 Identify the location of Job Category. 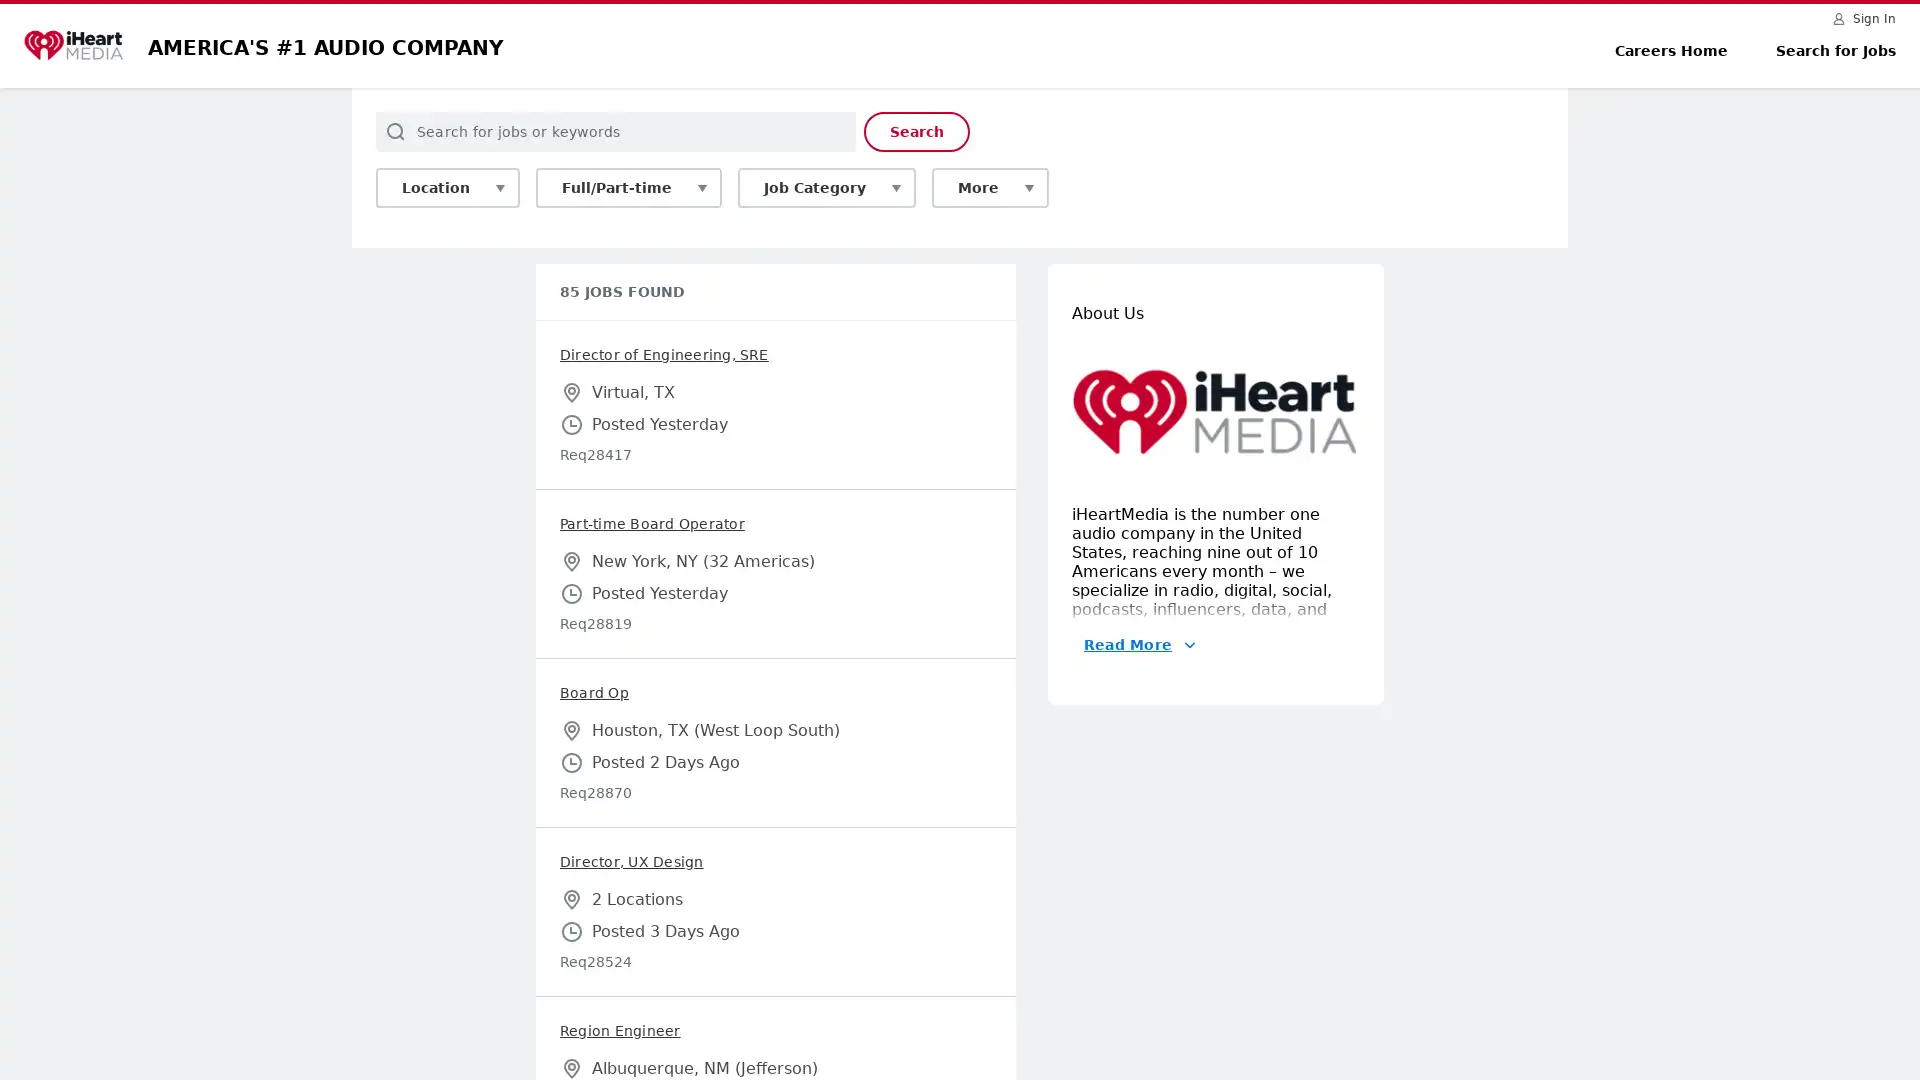
(785, 558).